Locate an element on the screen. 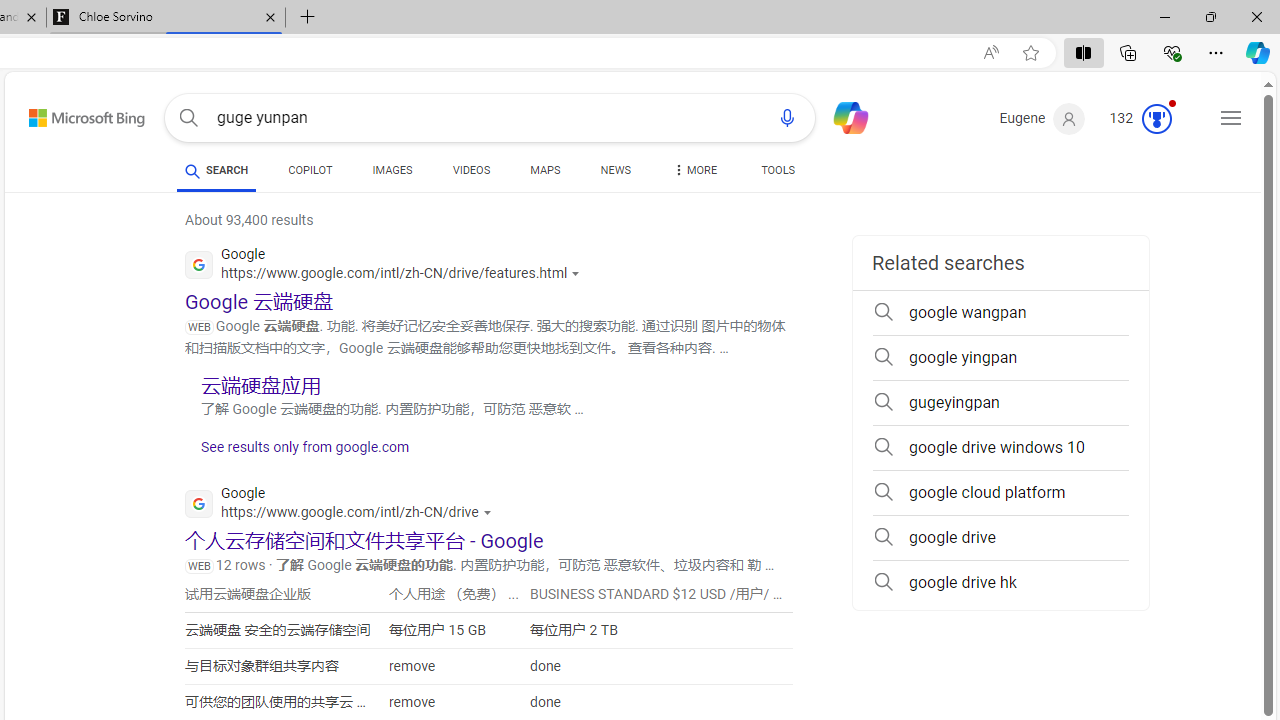 The image size is (1280, 720). 'google yingpan' is located at coordinates (1000, 357).